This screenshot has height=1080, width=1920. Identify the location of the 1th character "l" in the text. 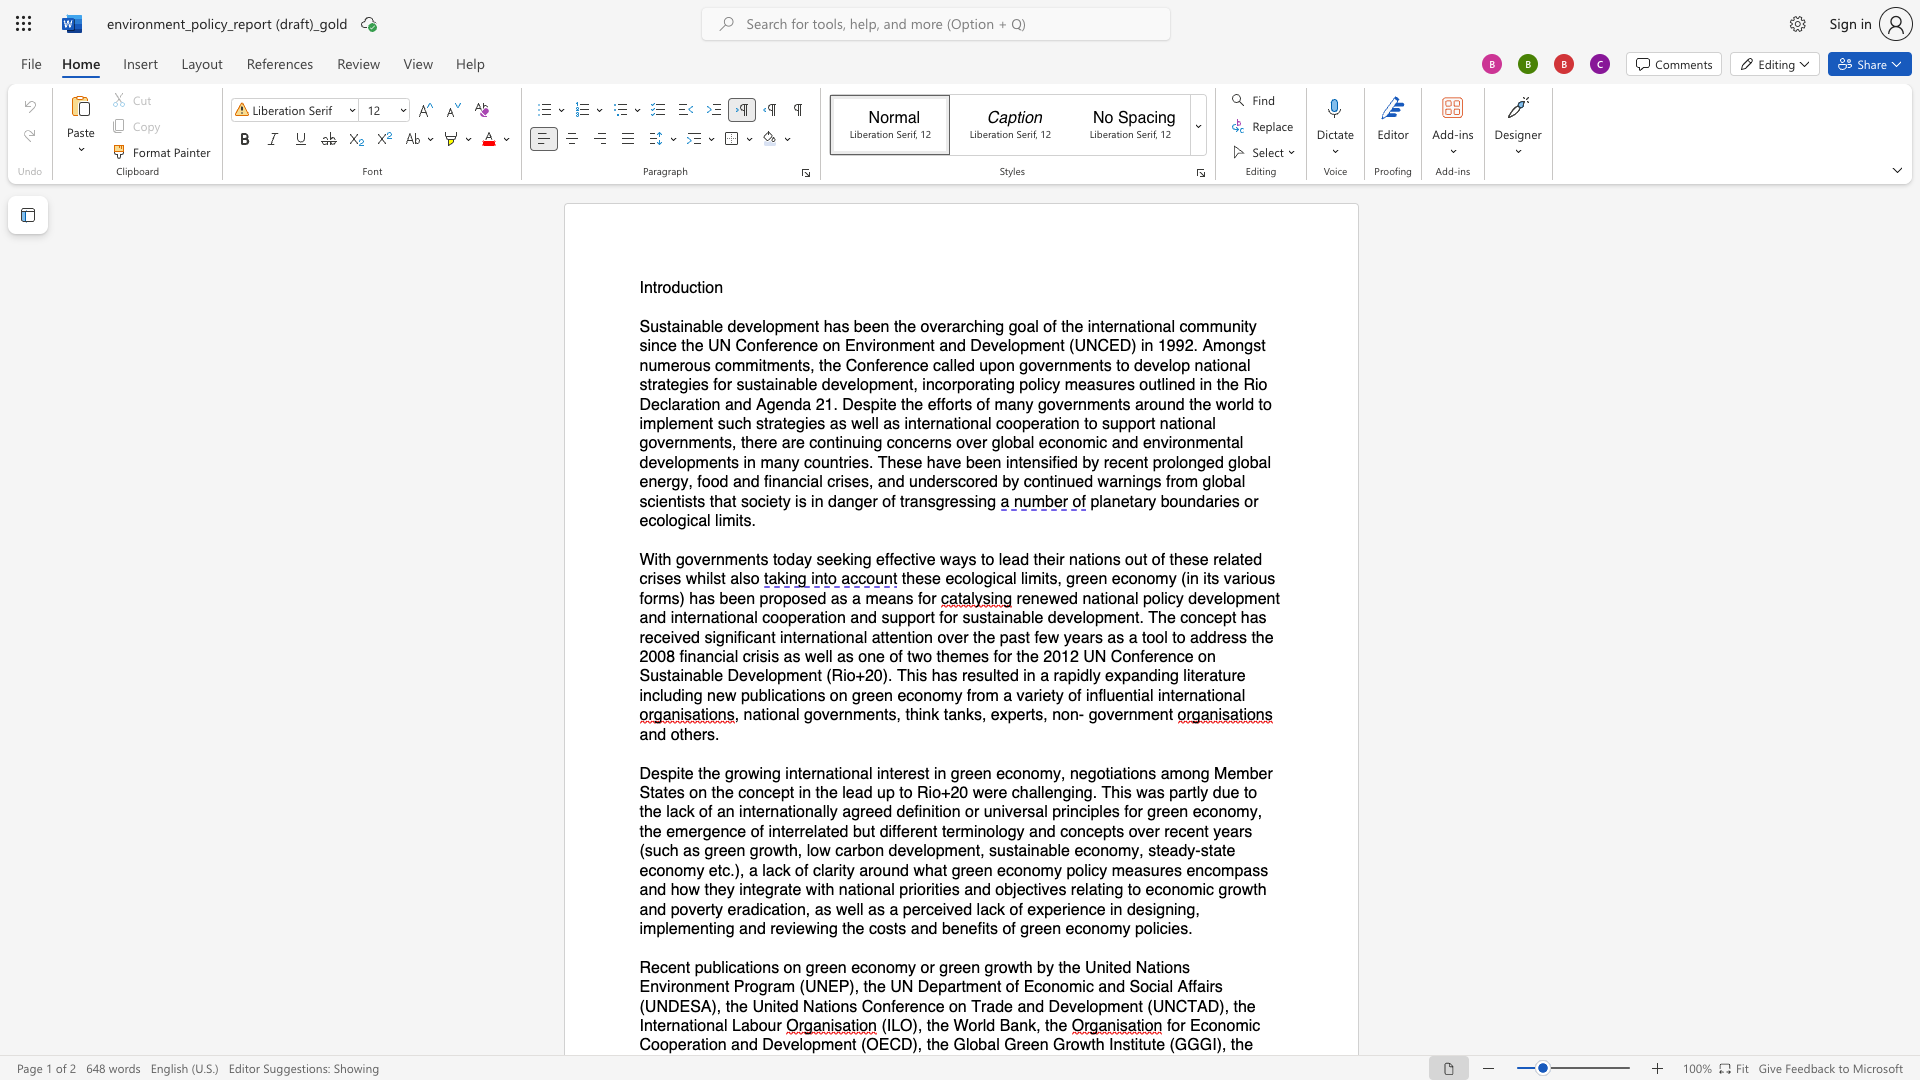
(870, 772).